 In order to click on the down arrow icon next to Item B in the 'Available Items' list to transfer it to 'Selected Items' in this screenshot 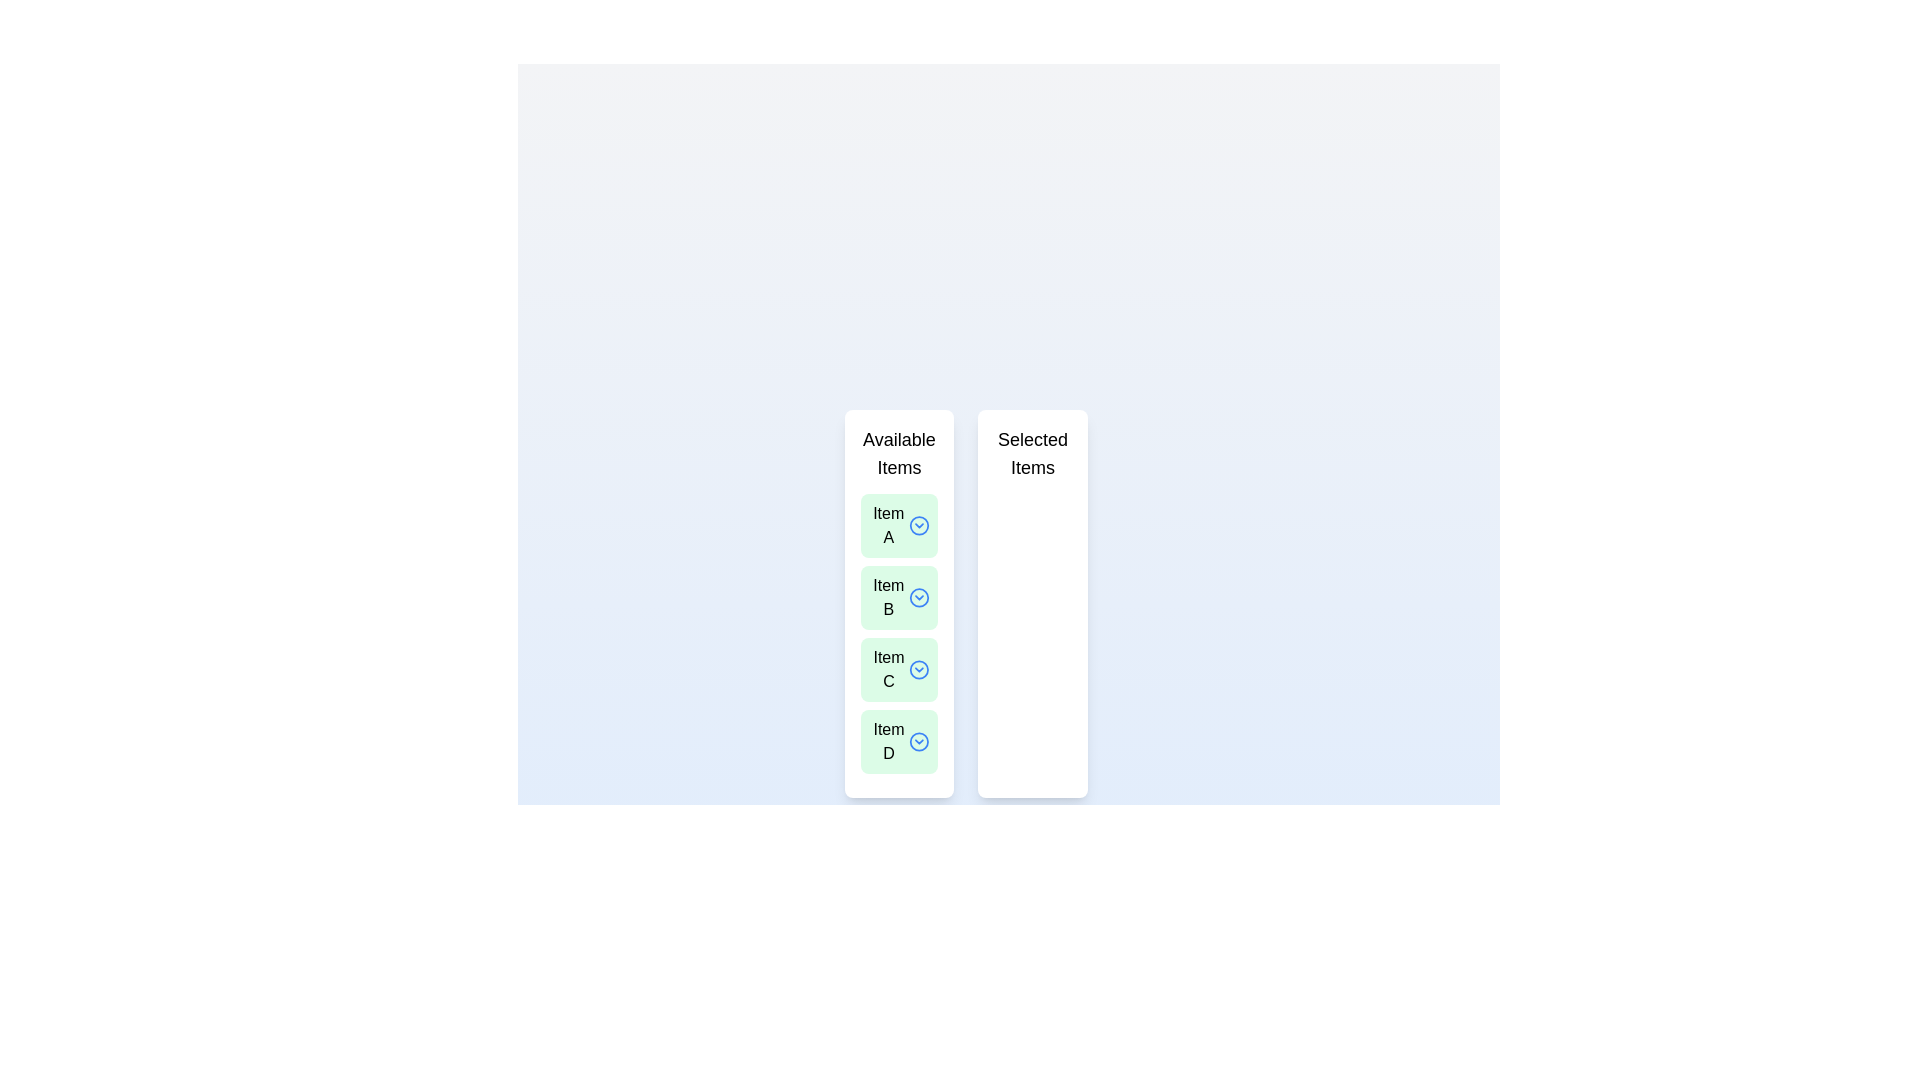, I will do `click(918, 596)`.